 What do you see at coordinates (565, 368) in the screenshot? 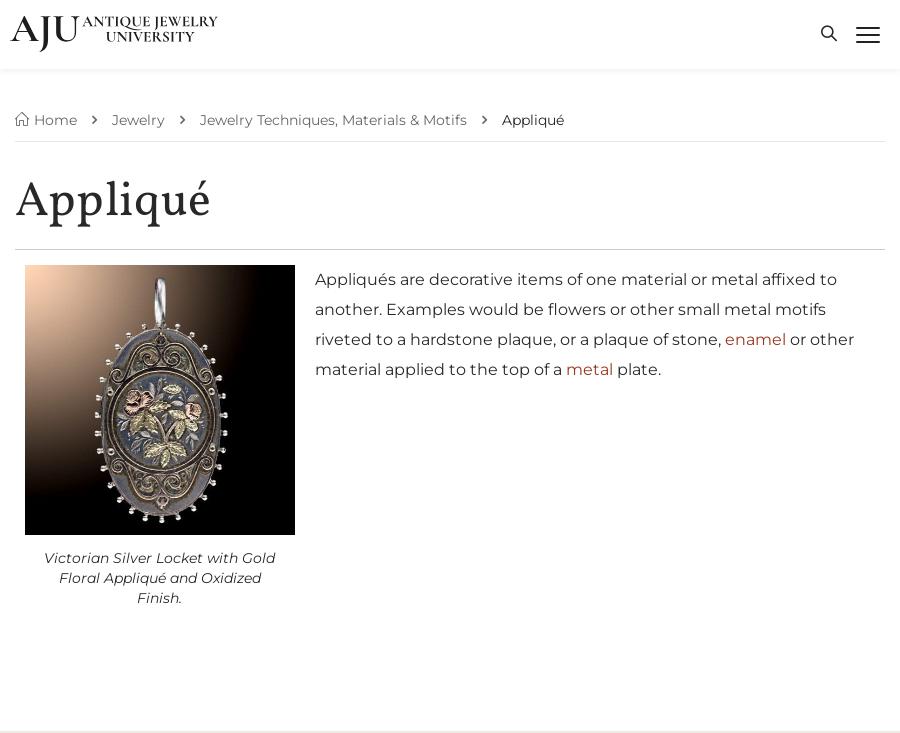
I see `'metal'` at bounding box center [565, 368].